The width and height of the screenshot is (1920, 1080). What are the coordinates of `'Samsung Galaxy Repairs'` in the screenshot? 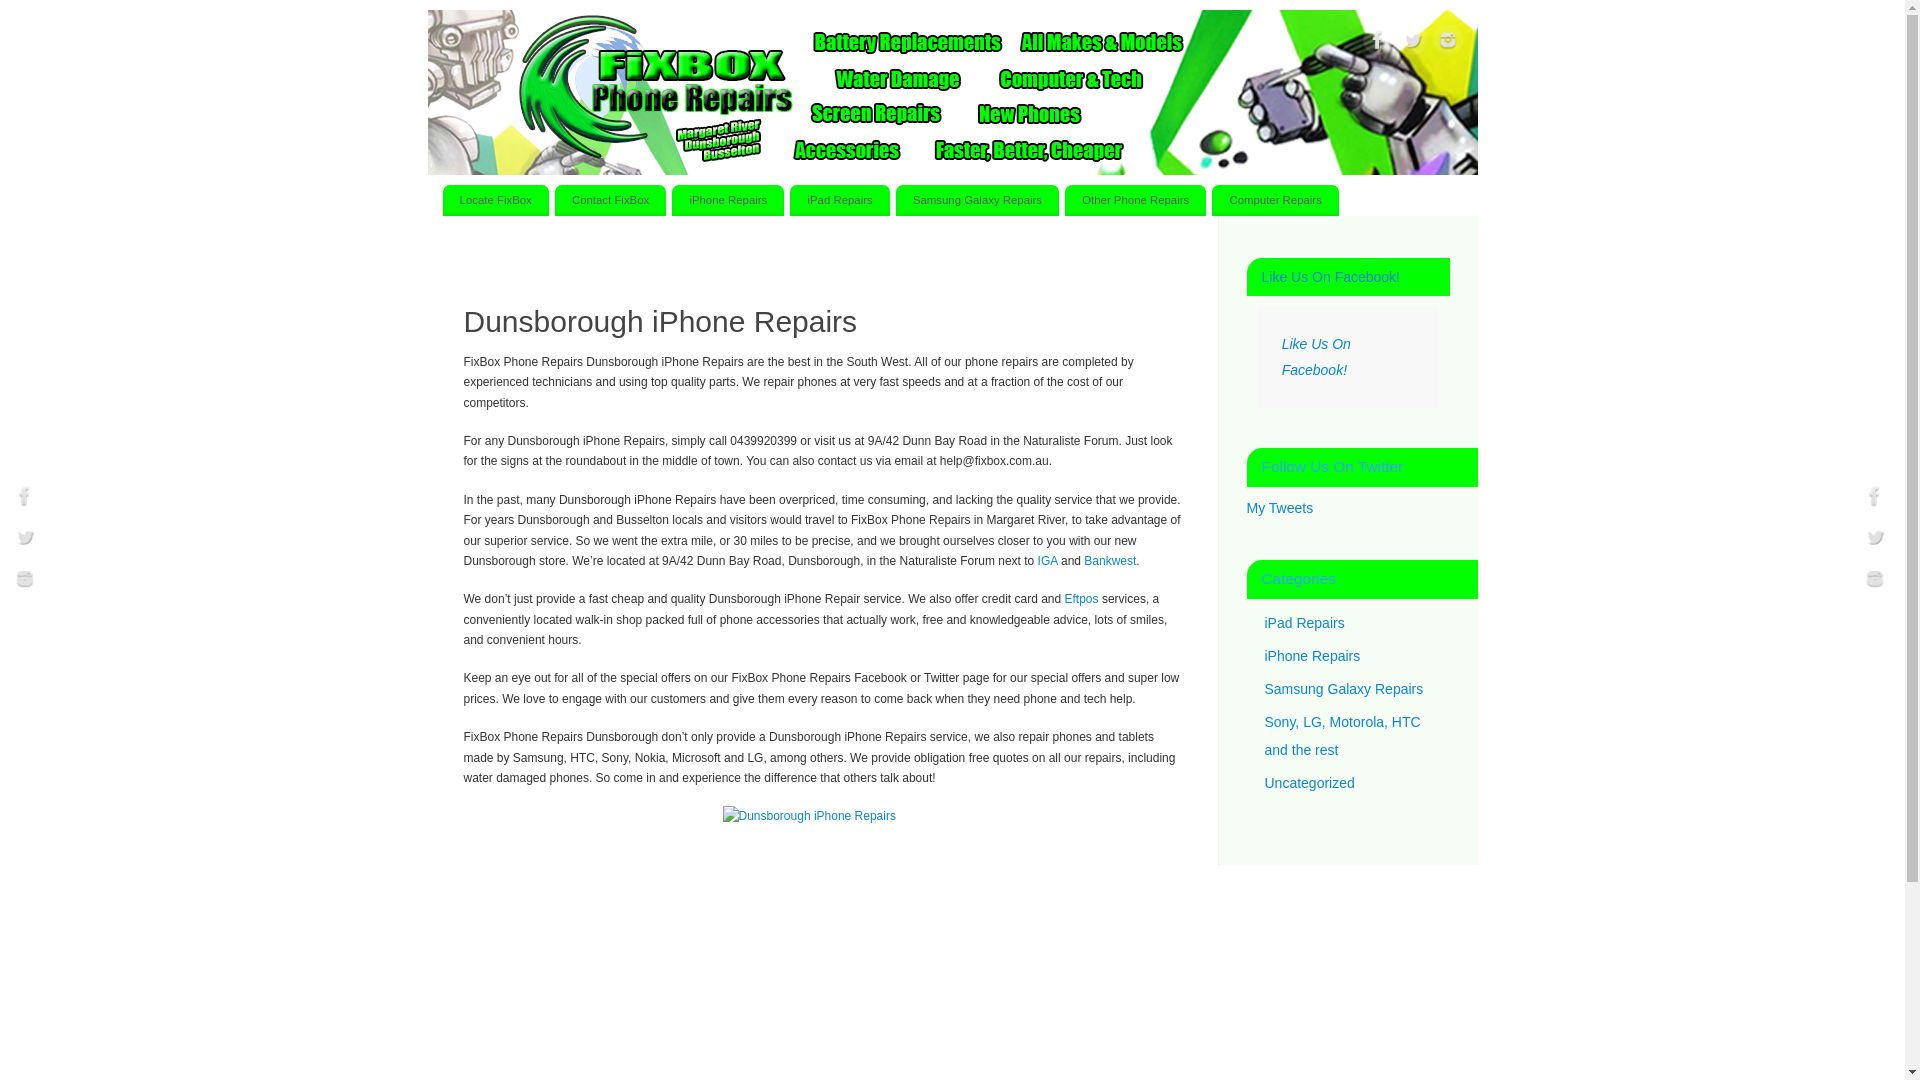 It's located at (1343, 686).